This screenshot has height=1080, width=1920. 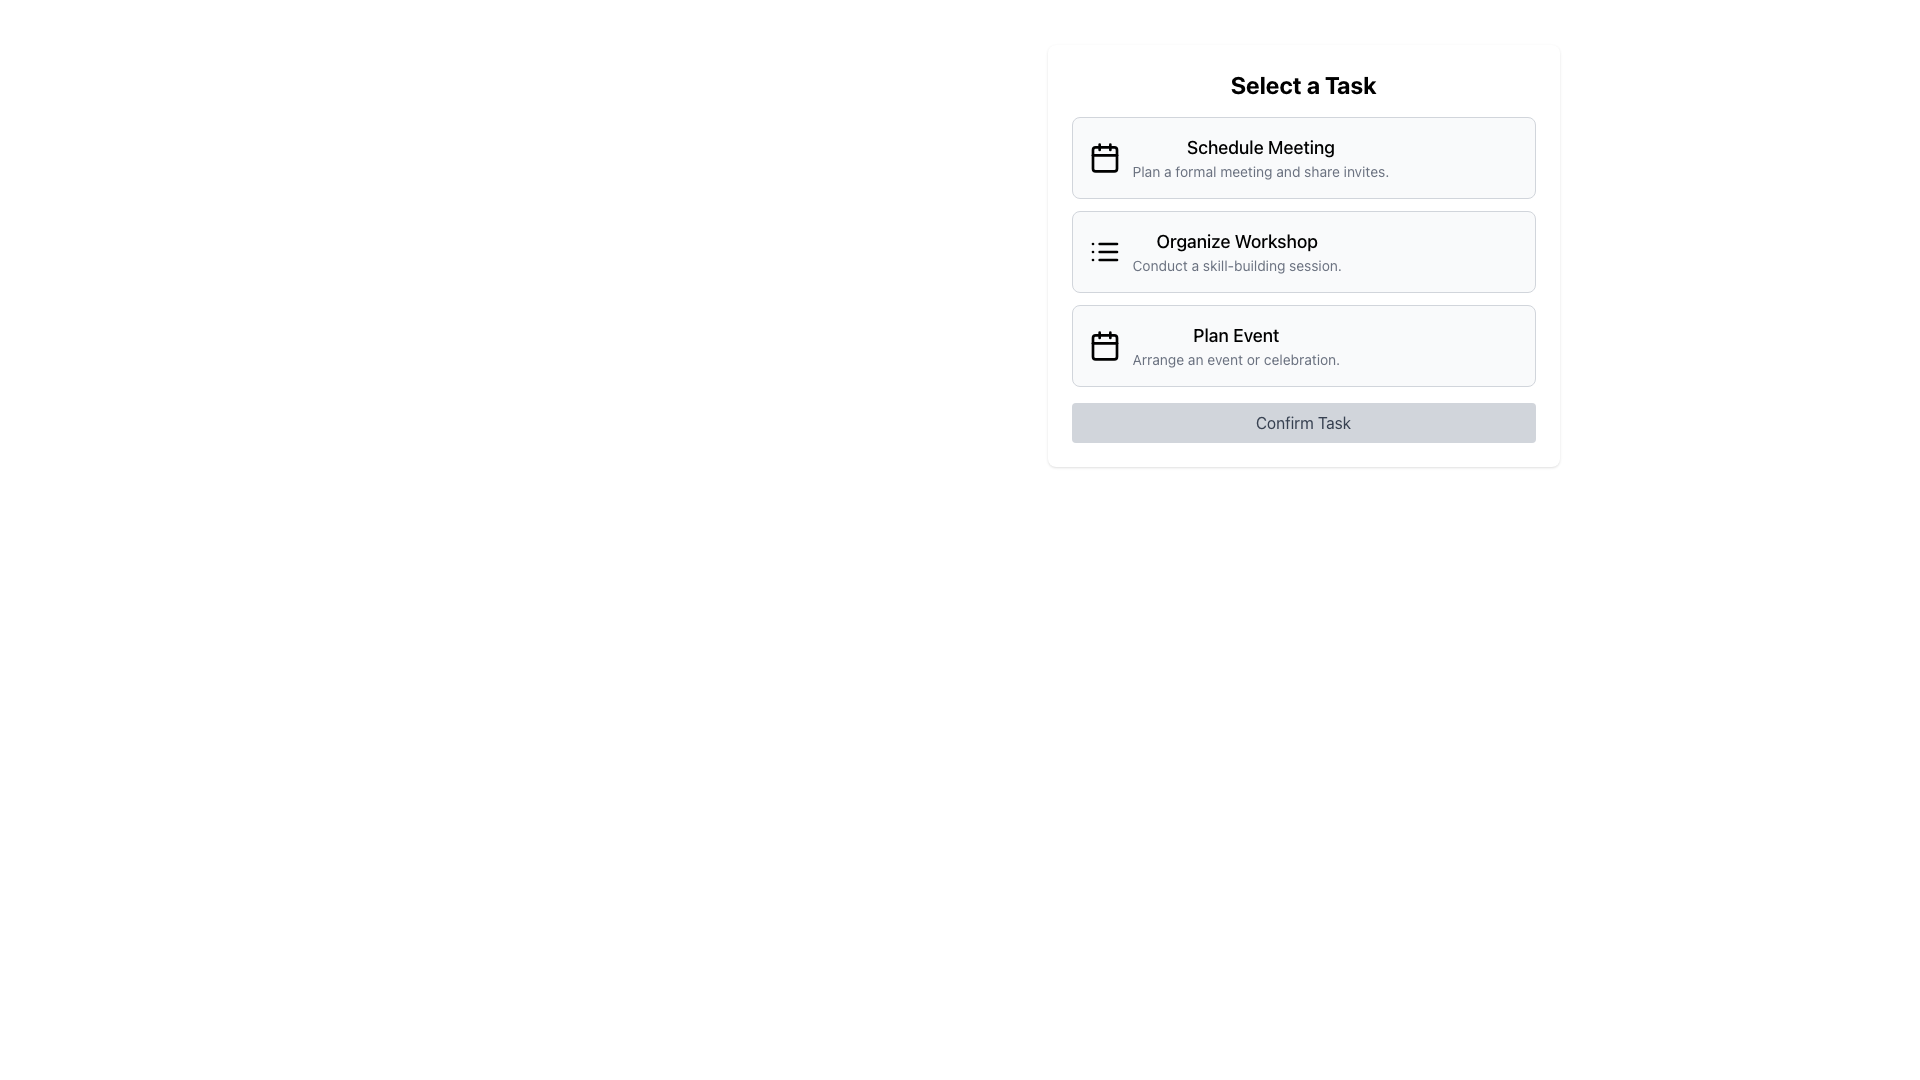 What do you see at coordinates (1303, 422) in the screenshot?
I see `the confirmation button located at the bottom of the card-like UI to confirm the selected task choice` at bounding box center [1303, 422].